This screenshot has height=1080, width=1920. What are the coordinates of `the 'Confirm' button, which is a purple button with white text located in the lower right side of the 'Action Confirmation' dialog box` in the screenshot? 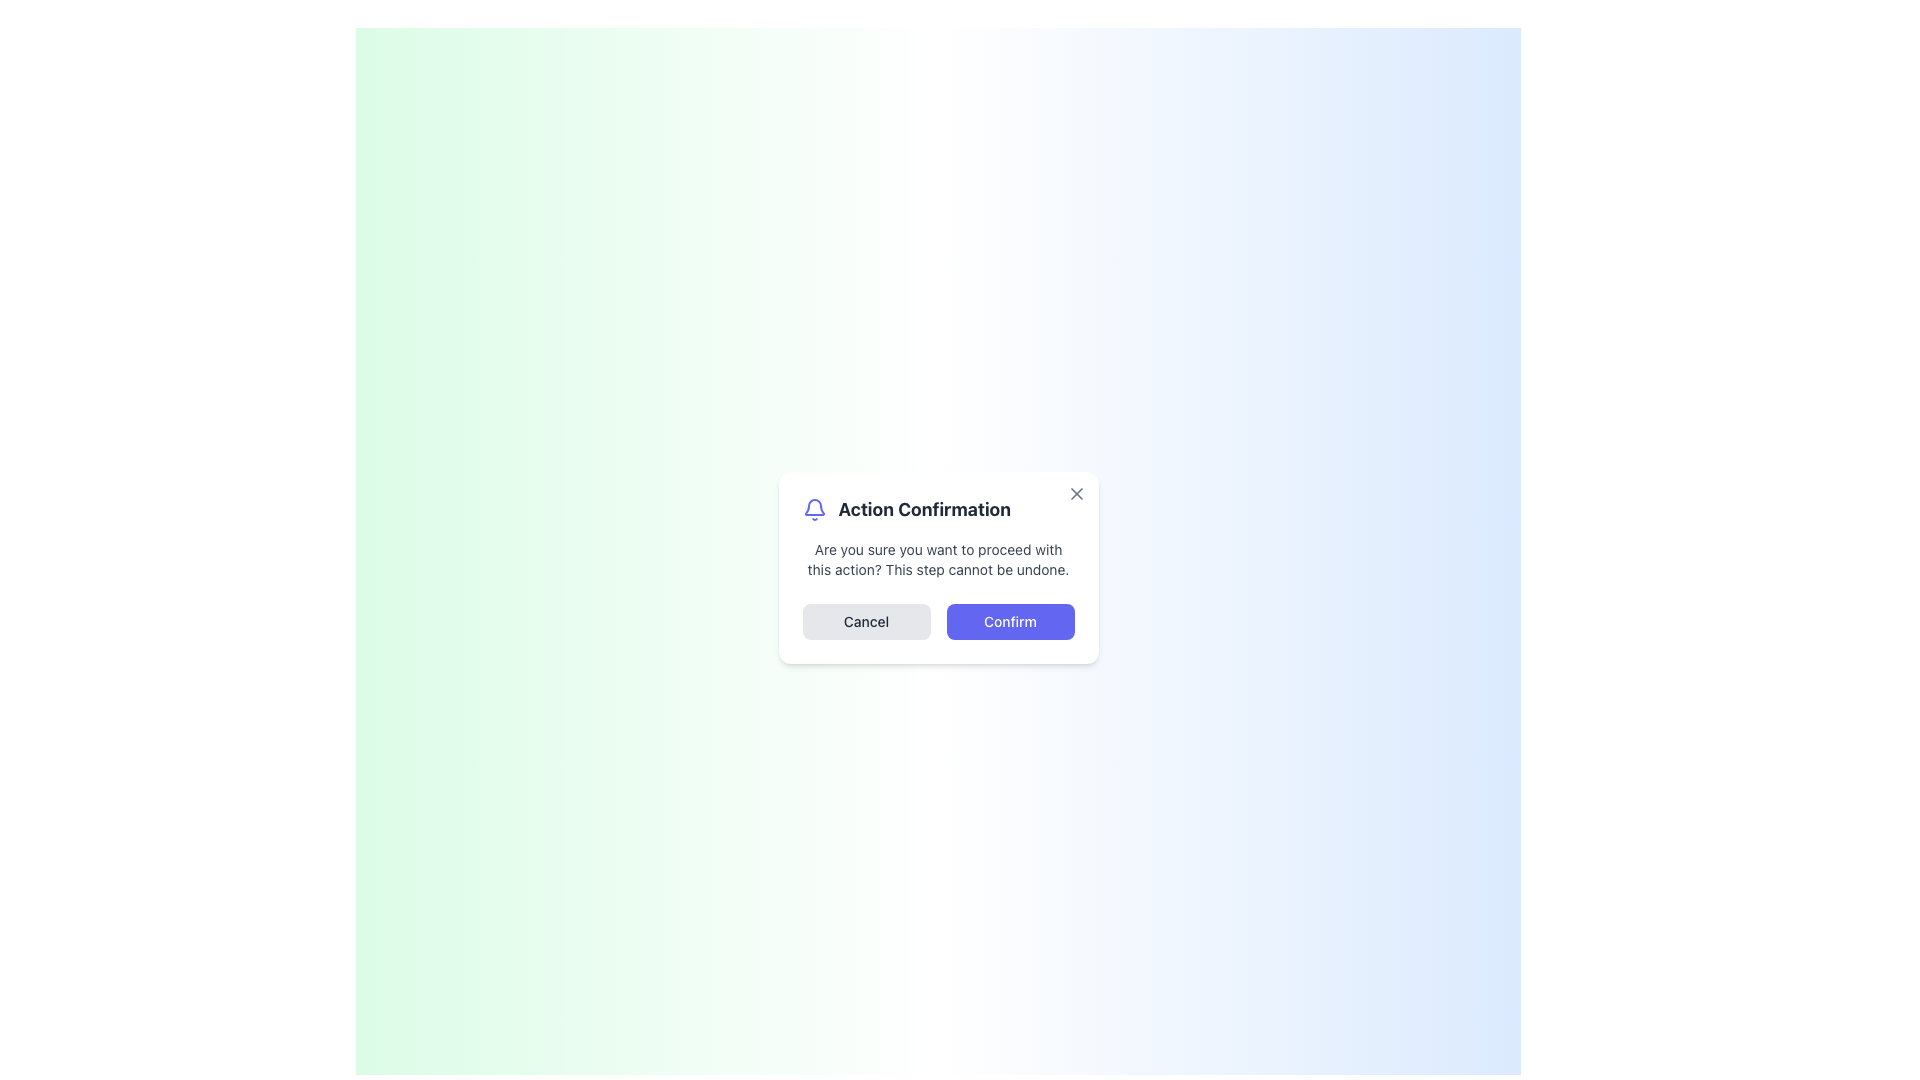 It's located at (1010, 620).